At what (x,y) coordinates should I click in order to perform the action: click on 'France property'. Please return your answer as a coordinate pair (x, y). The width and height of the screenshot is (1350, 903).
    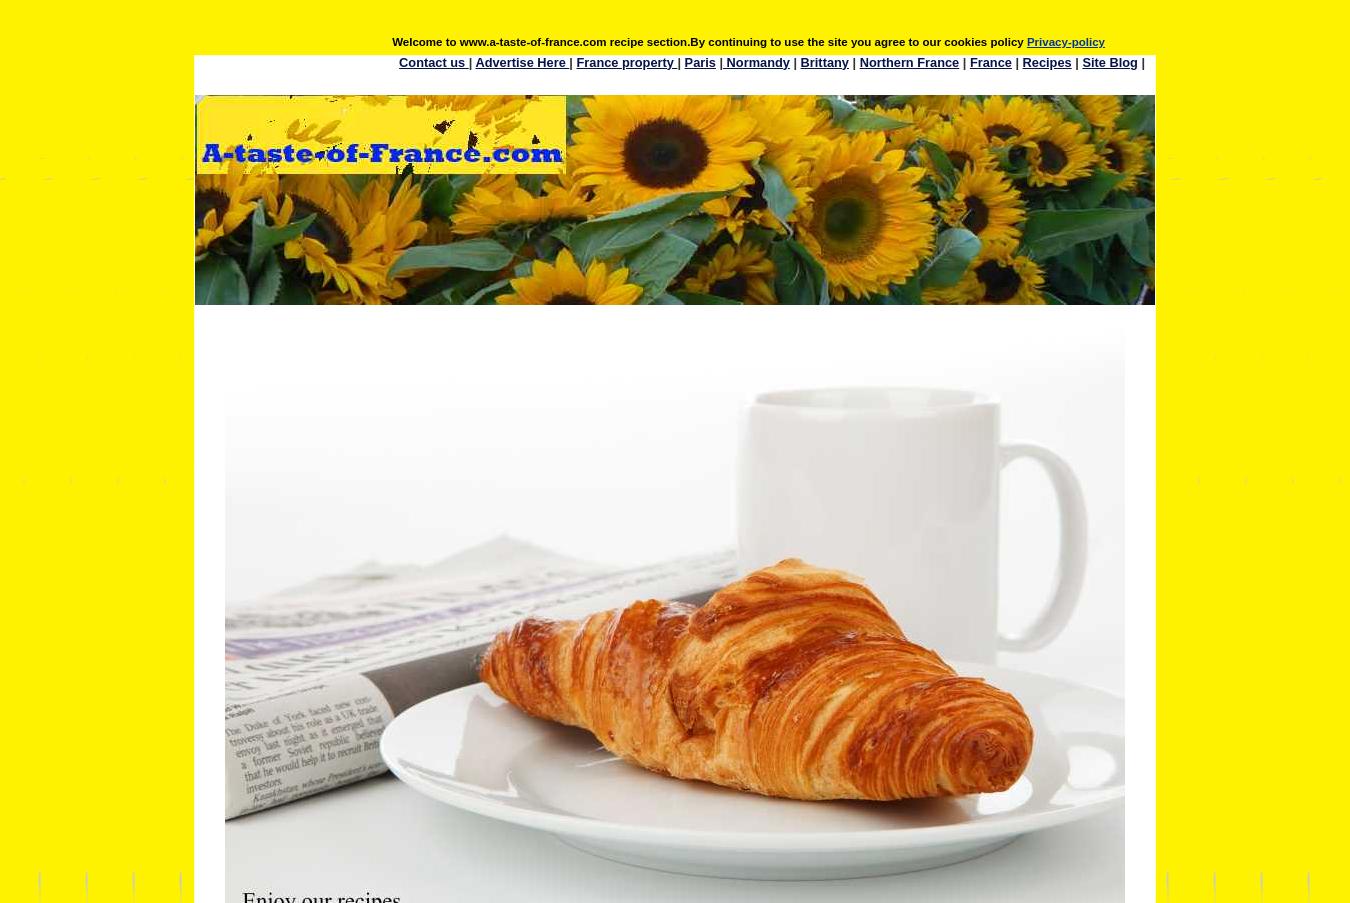
    Looking at the image, I should click on (626, 60).